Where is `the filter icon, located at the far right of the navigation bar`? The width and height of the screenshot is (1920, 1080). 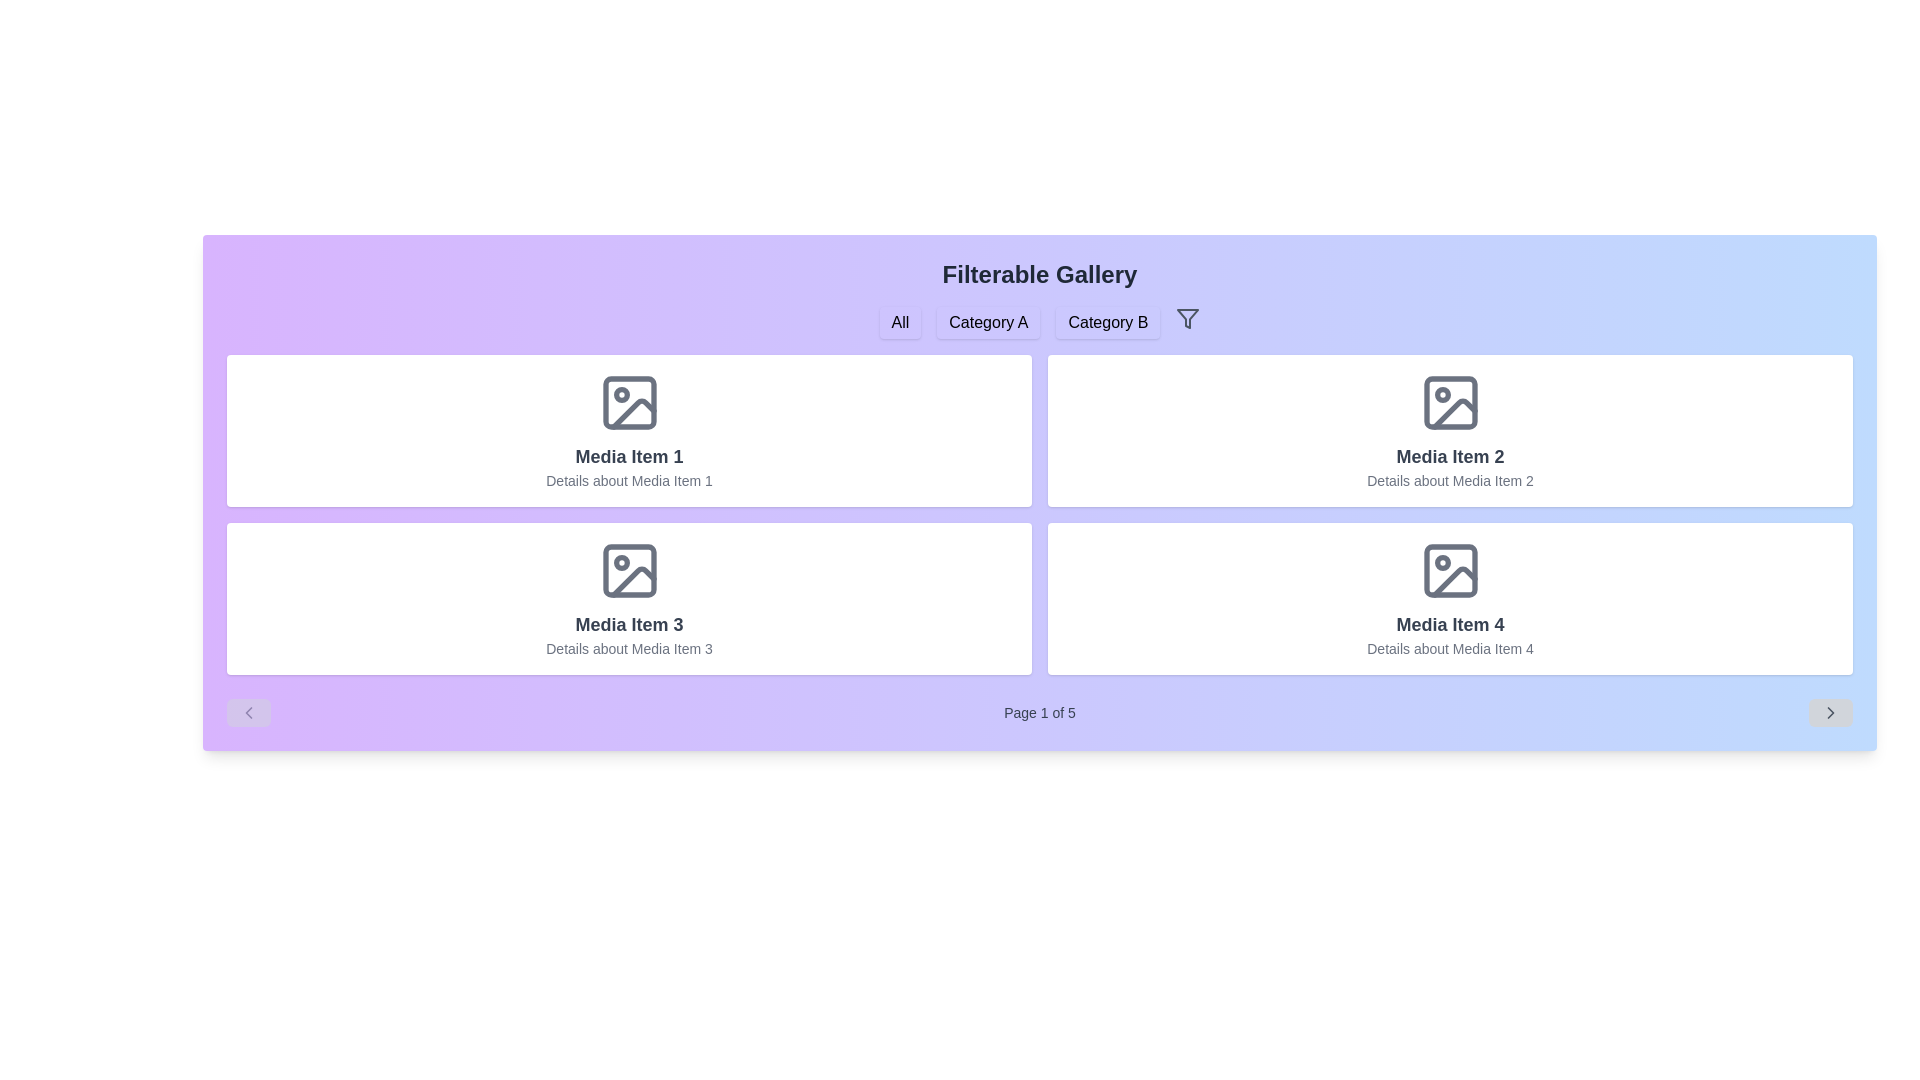
the filter icon, located at the far right of the navigation bar is located at coordinates (1188, 318).